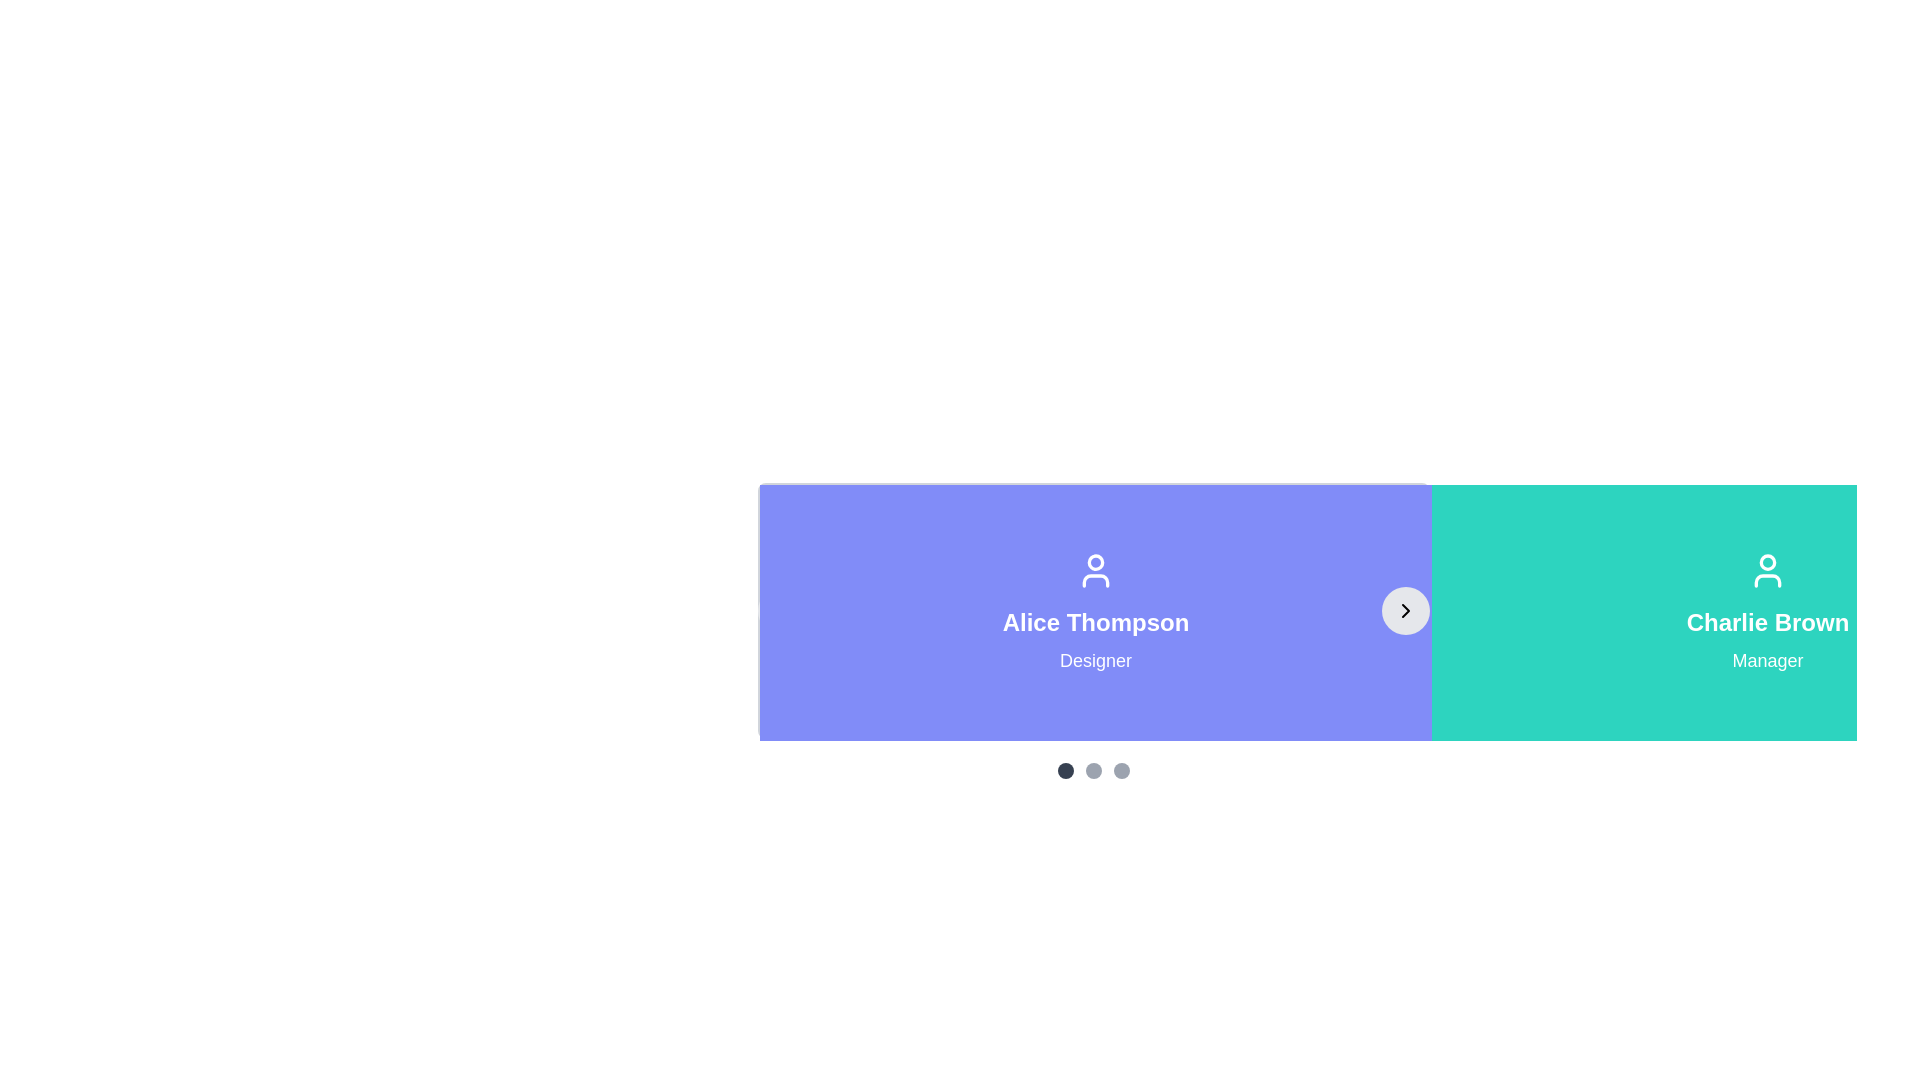 This screenshot has width=1920, height=1080. I want to click on the profile icon representing 'Charlie Brown', located at the top-right section of a turquoise-colored rectangular card, so click(1767, 570).